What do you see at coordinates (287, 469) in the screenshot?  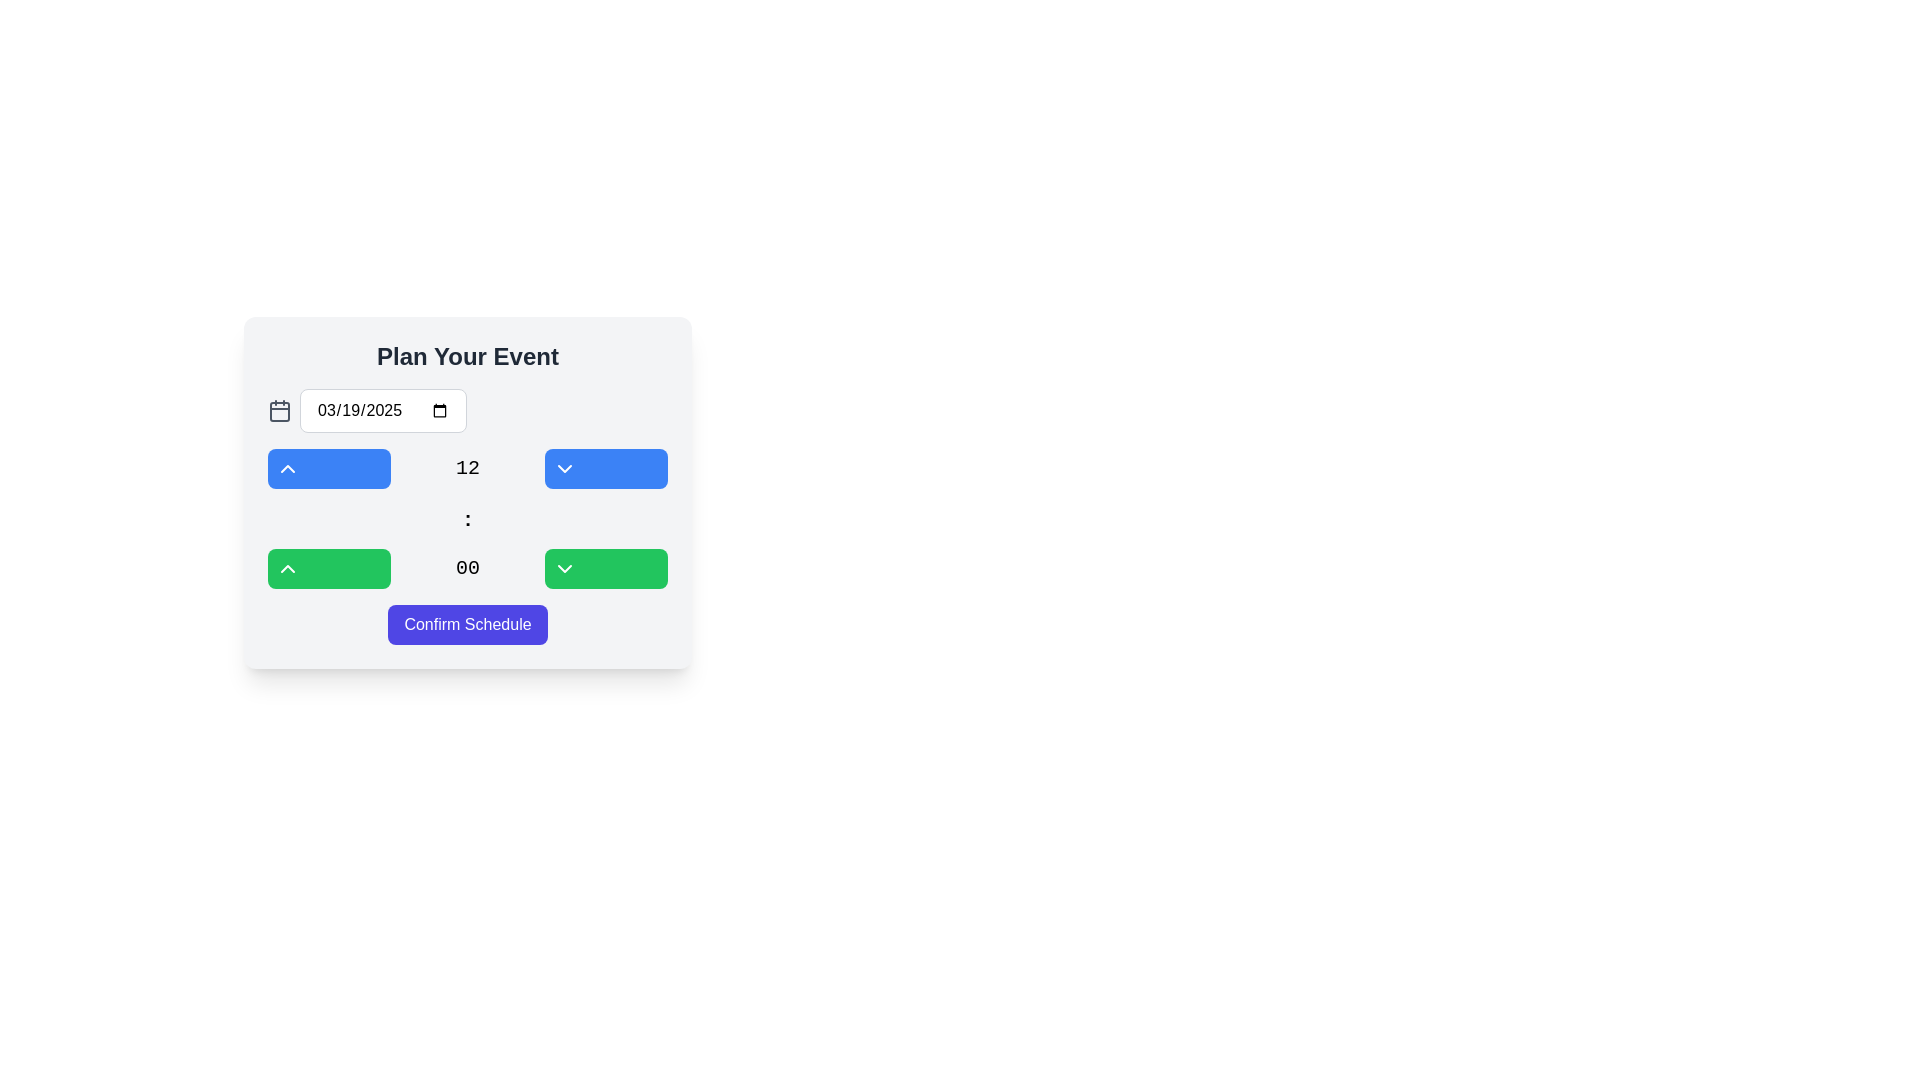 I see `the chevron arrow icon which is an up-button for navigating or incrementing values, located within a blue rectangular button on the left part of the interface` at bounding box center [287, 469].